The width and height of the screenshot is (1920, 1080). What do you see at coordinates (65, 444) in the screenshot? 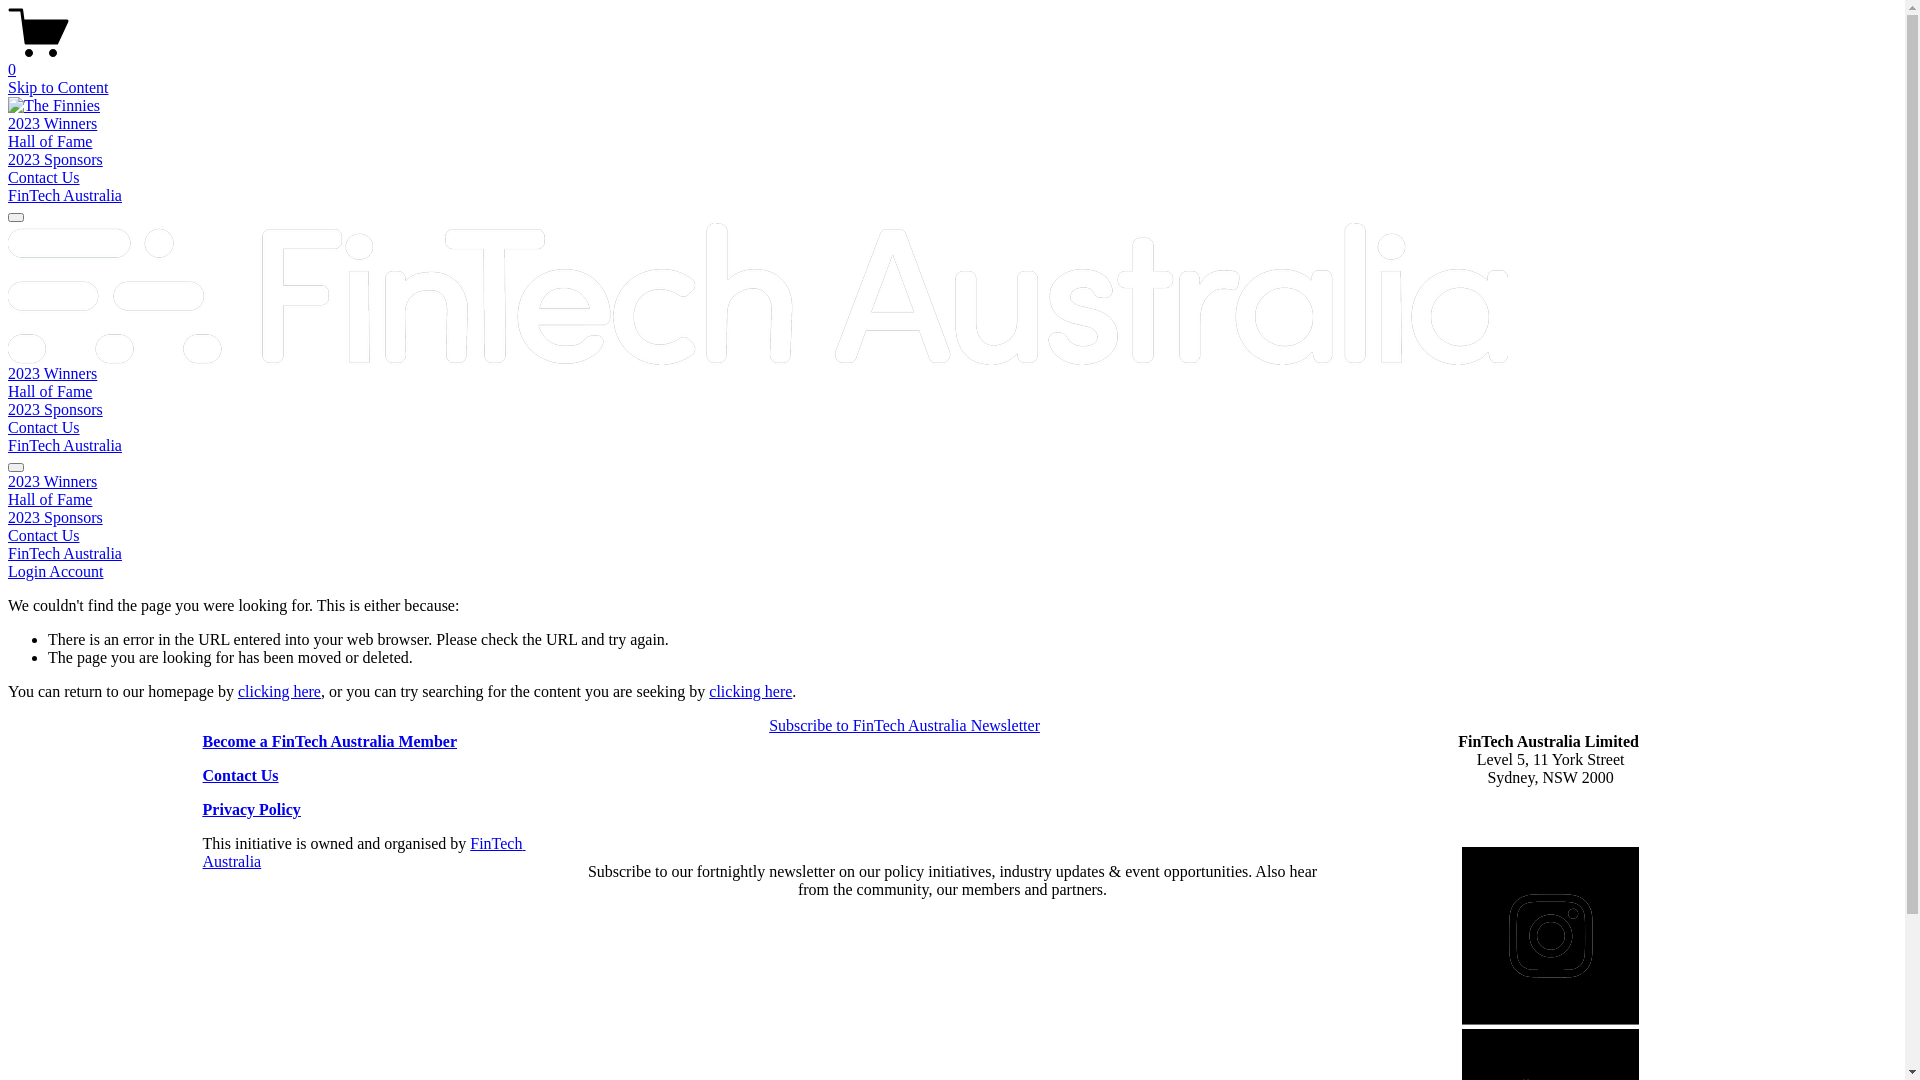
I see `'FinTech Australia'` at bounding box center [65, 444].